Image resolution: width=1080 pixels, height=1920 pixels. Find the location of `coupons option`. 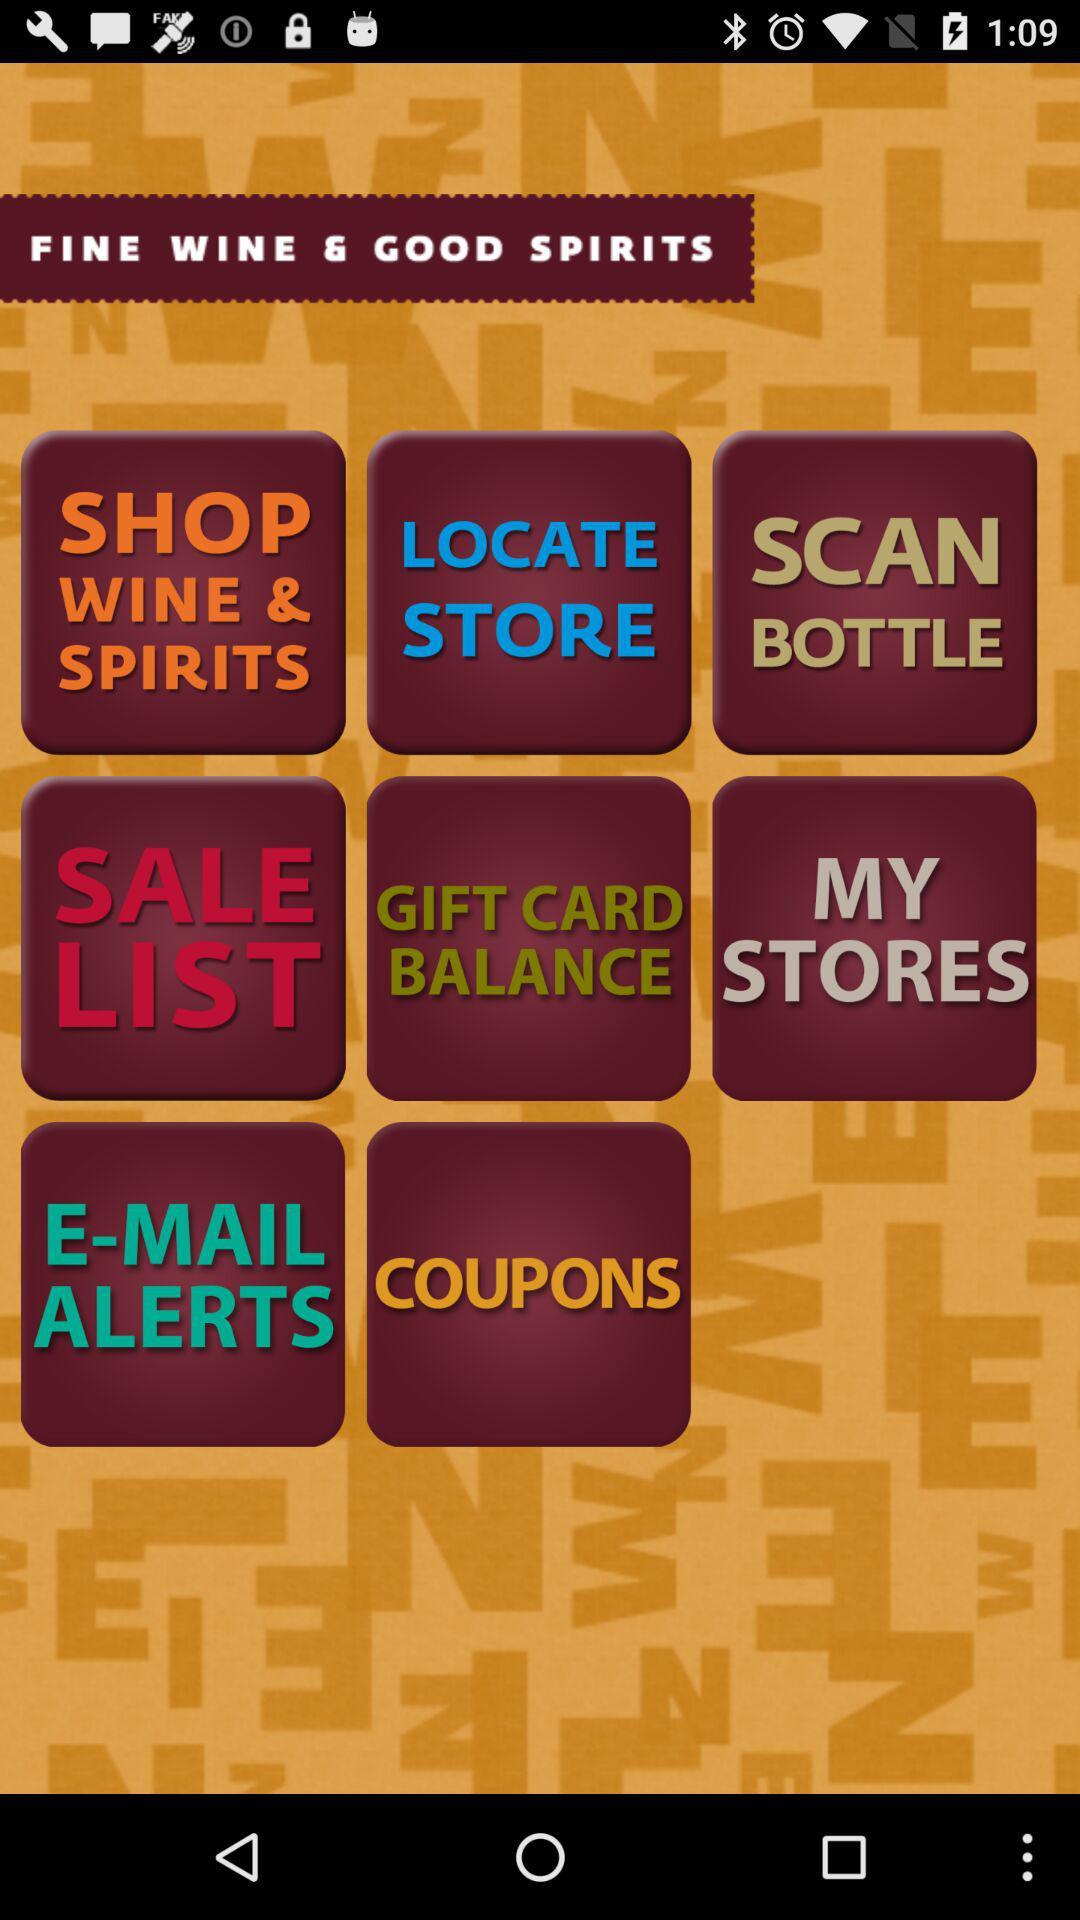

coupons option is located at coordinates (528, 1284).